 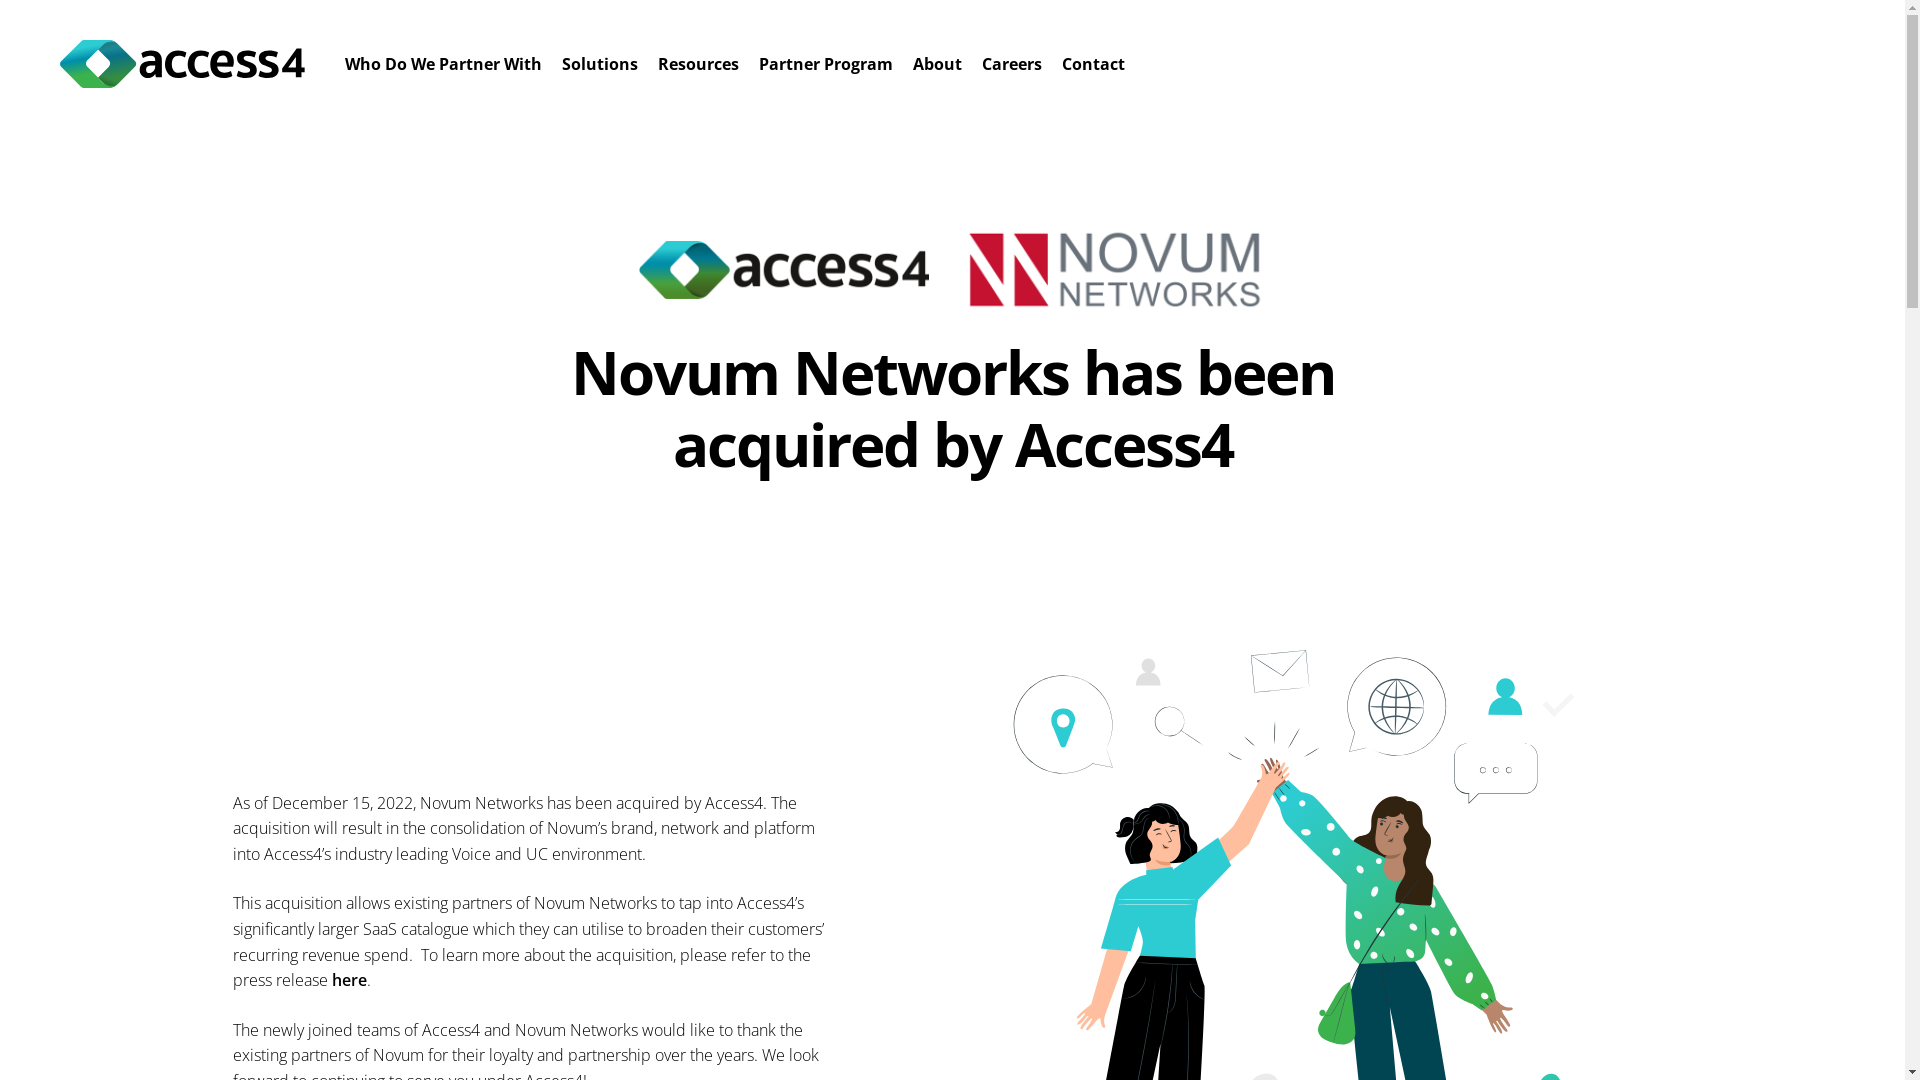 I want to click on 'Careers', so click(x=1012, y=63).